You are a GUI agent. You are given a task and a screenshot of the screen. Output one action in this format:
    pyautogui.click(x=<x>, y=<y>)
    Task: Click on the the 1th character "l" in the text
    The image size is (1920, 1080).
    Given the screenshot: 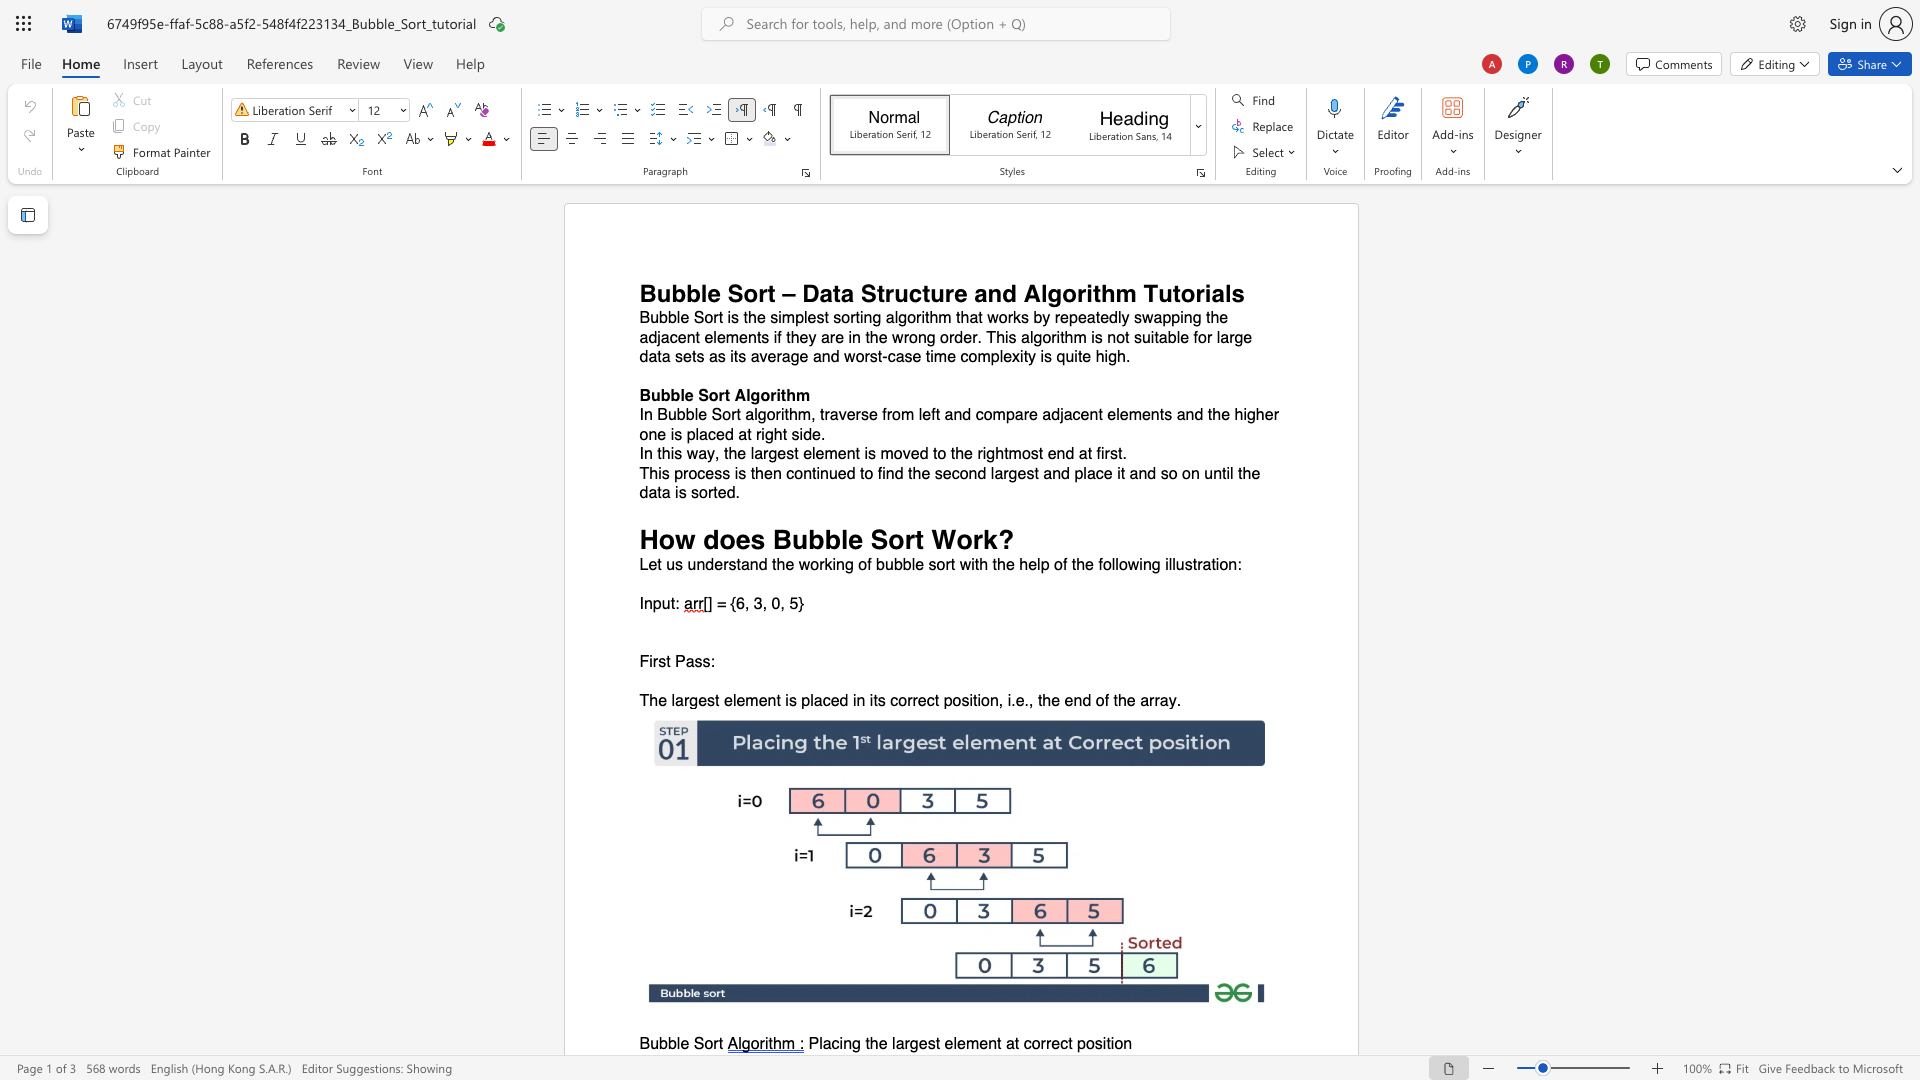 What is the action you would take?
    pyautogui.click(x=678, y=1043)
    